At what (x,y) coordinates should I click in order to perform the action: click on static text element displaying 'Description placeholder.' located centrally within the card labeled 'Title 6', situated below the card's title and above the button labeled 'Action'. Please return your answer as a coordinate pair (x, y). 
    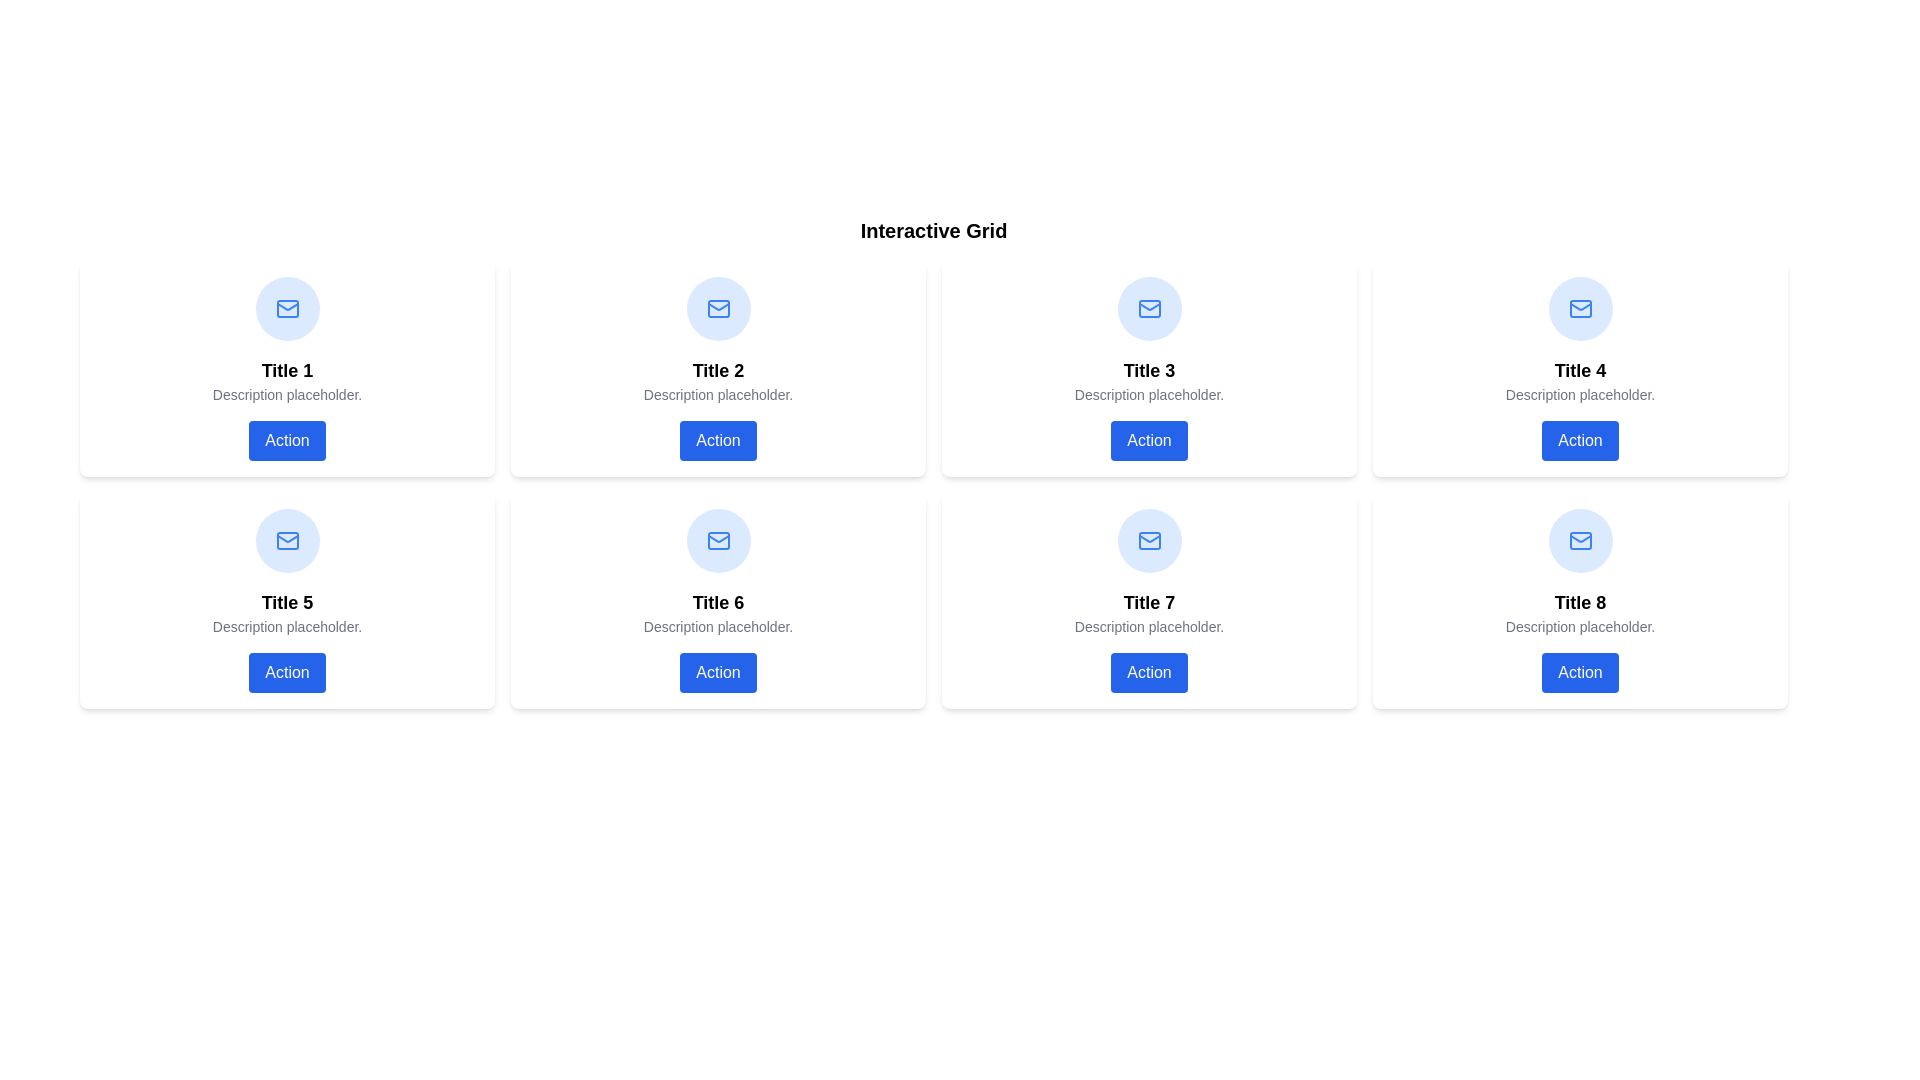
    Looking at the image, I should click on (718, 626).